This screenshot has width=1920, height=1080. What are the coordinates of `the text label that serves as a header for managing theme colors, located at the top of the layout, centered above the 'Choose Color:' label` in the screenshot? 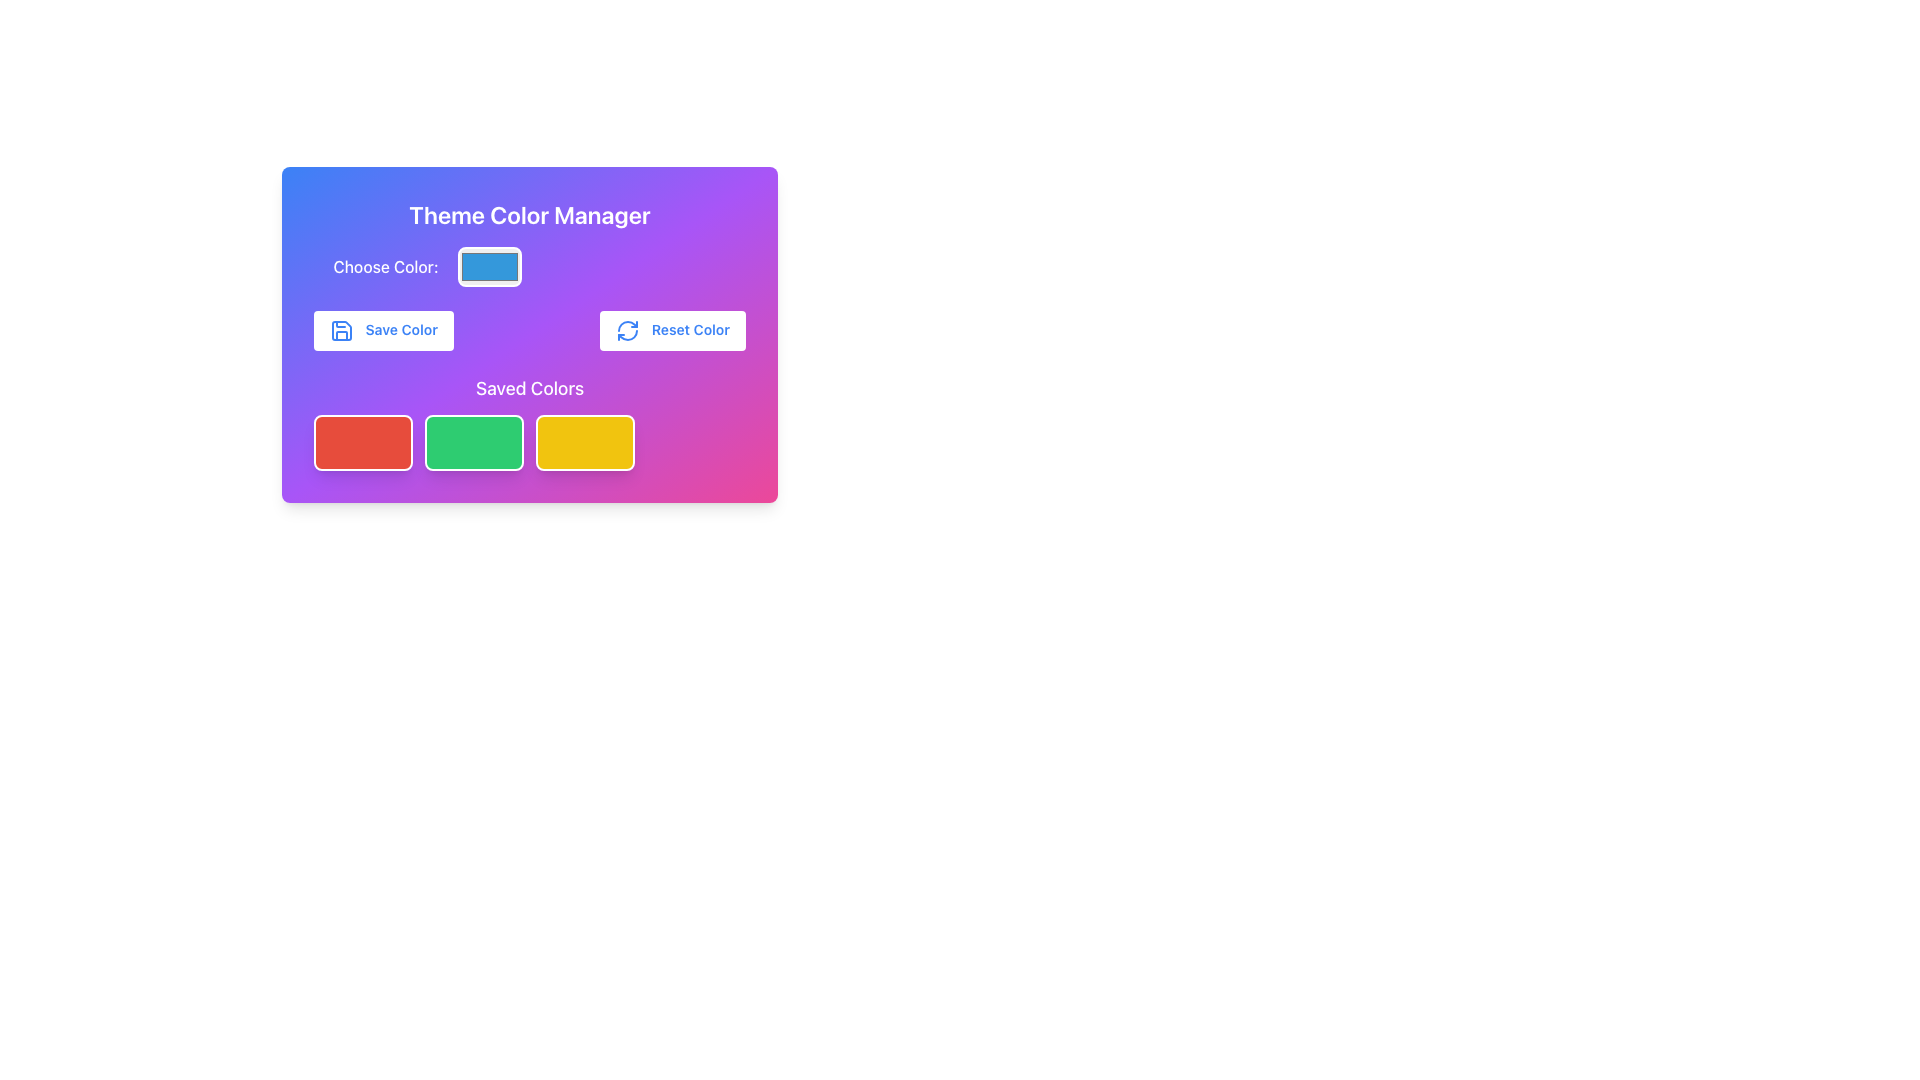 It's located at (529, 215).